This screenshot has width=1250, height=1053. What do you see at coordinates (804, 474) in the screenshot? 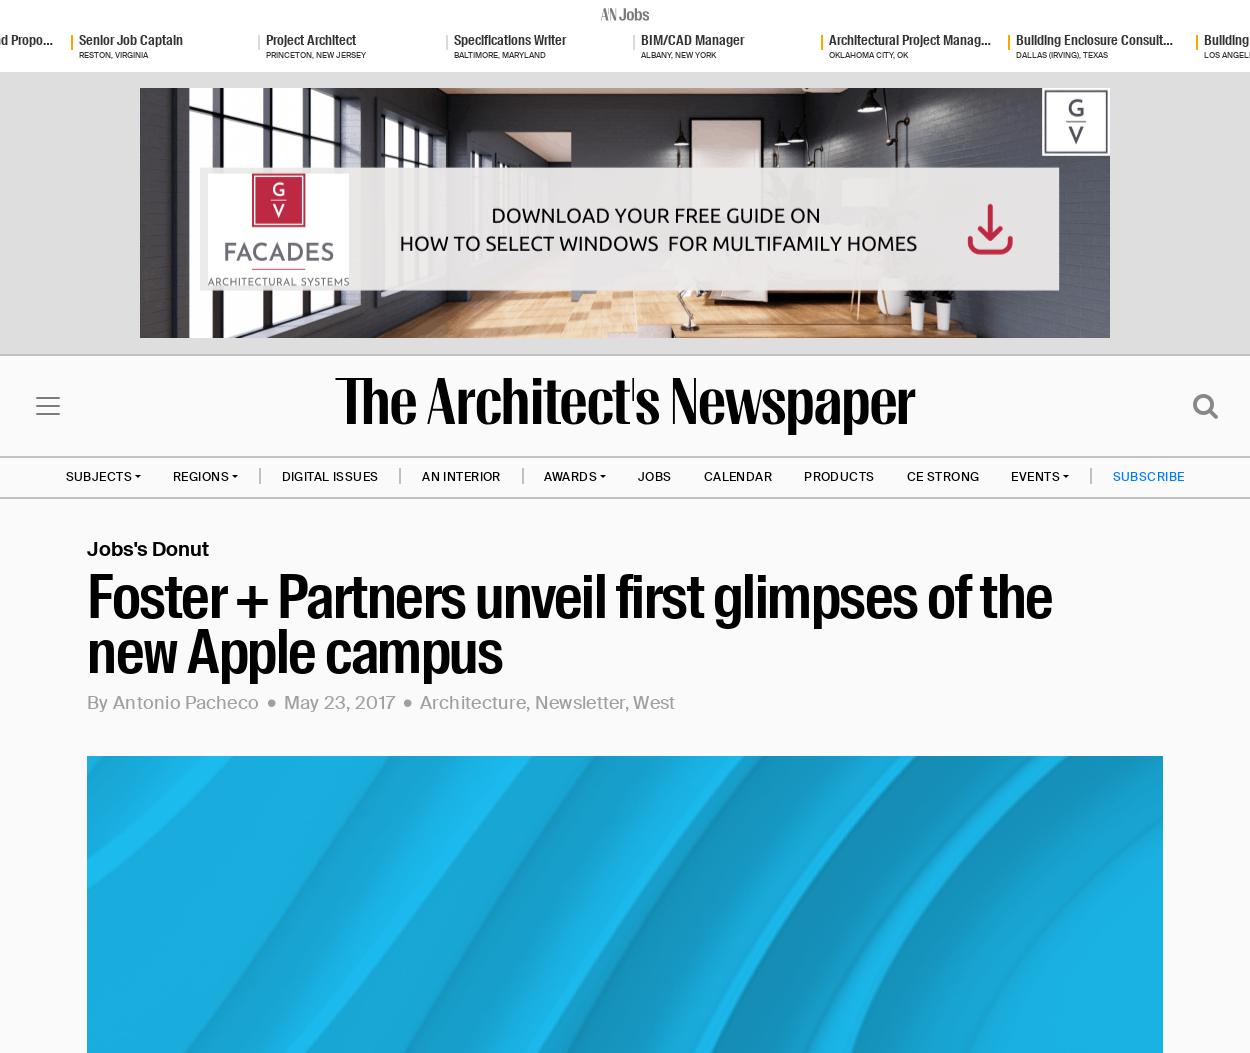
I see `'Products'` at bounding box center [804, 474].